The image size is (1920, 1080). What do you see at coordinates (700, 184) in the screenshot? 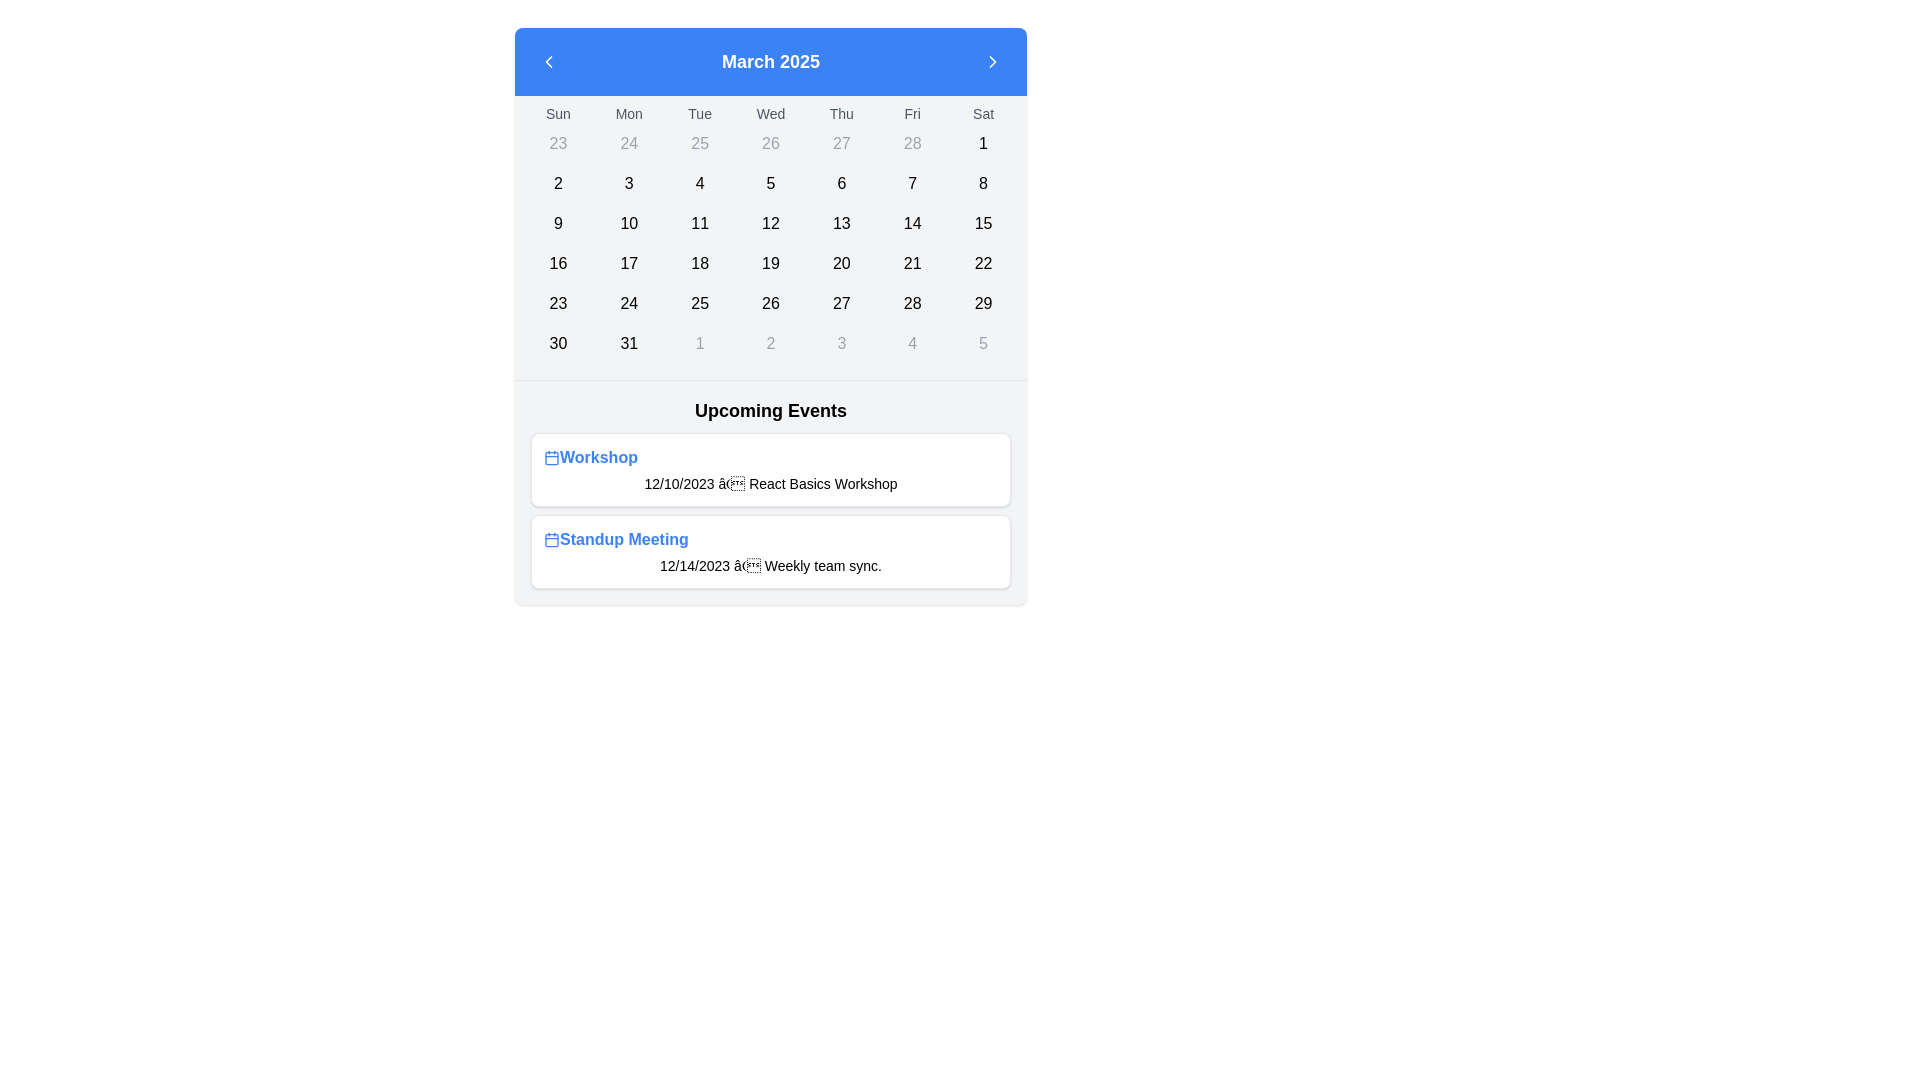
I see `the calendar day cell displaying the number '4'` at bounding box center [700, 184].